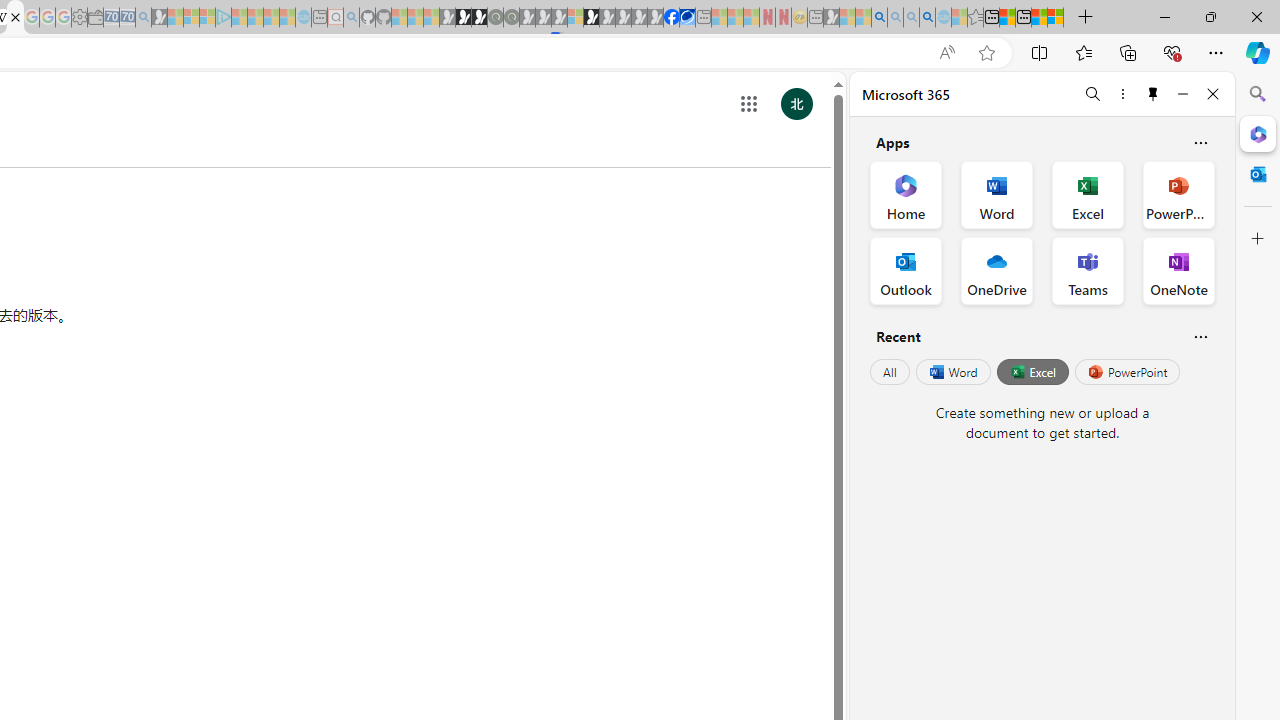 The width and height of the screenshot is (1280, 720). I want to click on 'Teams Office App', so click(1087, 271).